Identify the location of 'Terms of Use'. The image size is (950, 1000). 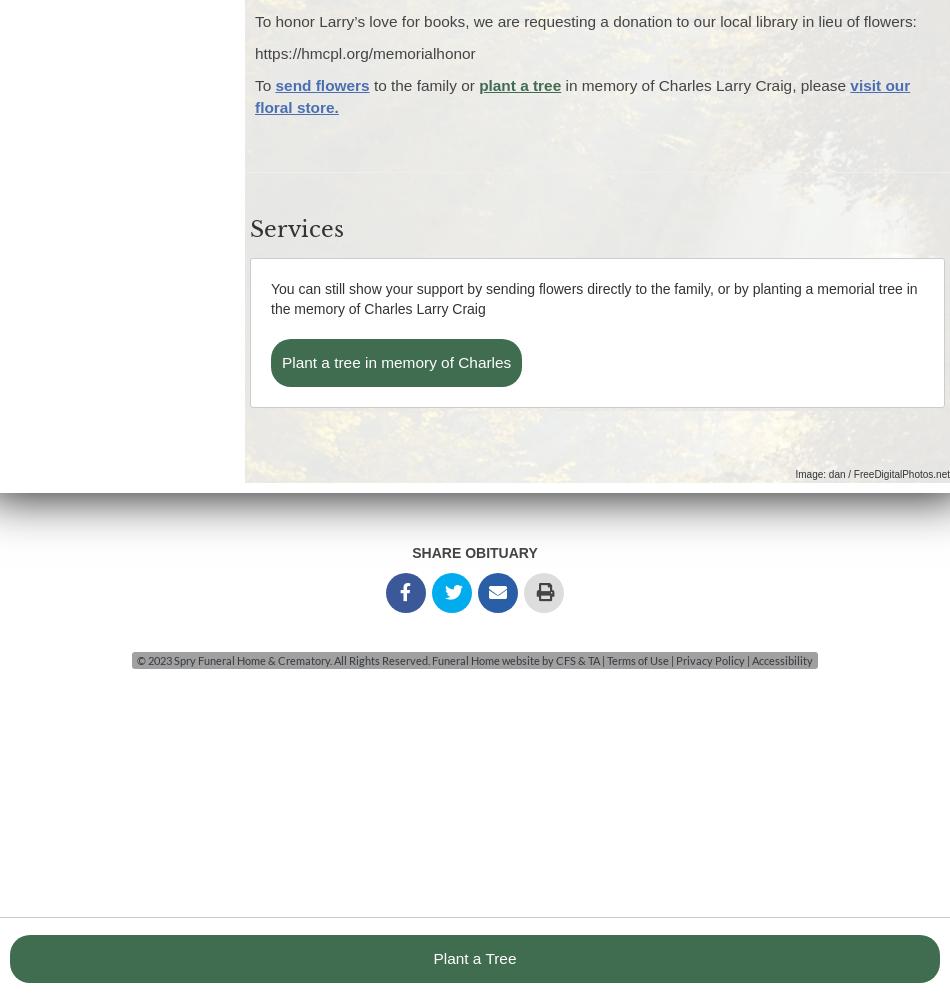
(638, 659).